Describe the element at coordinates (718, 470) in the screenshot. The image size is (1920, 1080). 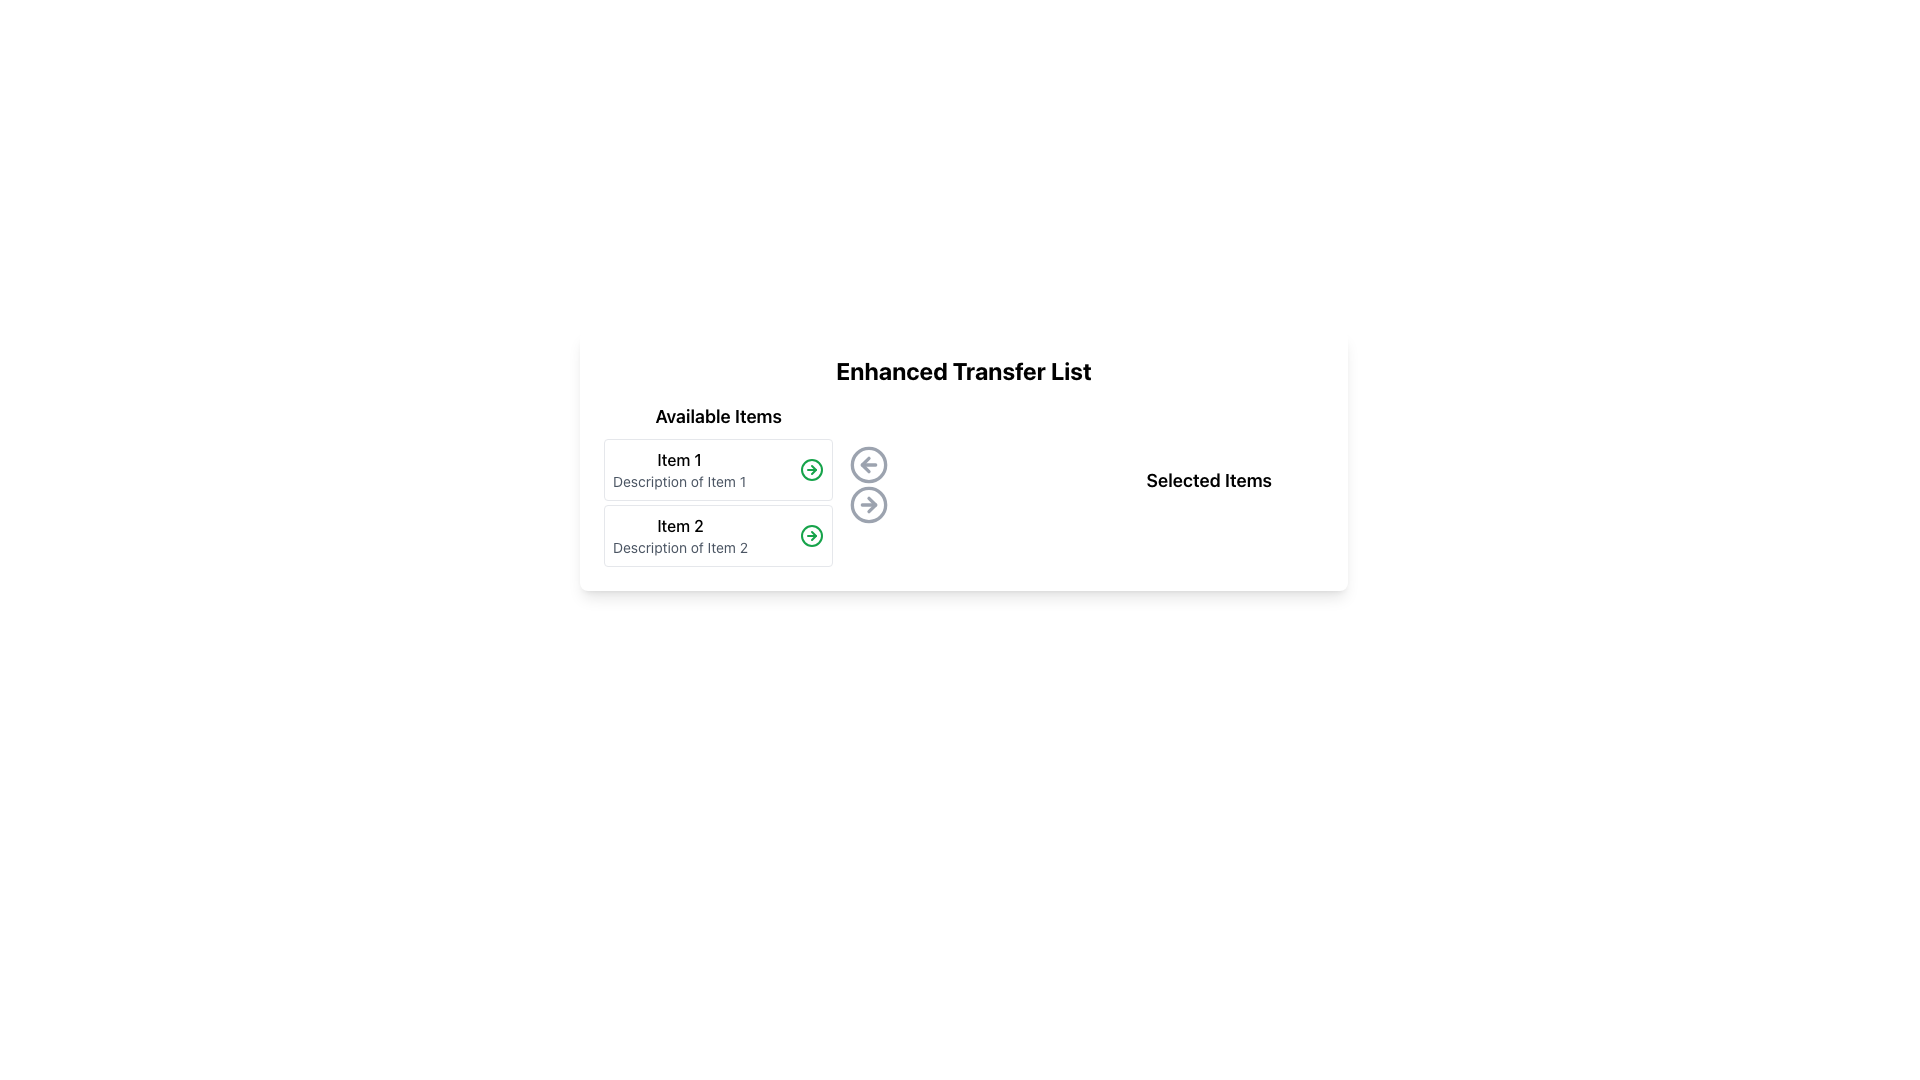
I see `the first selectable item in the 'Available Items' list` at that location.